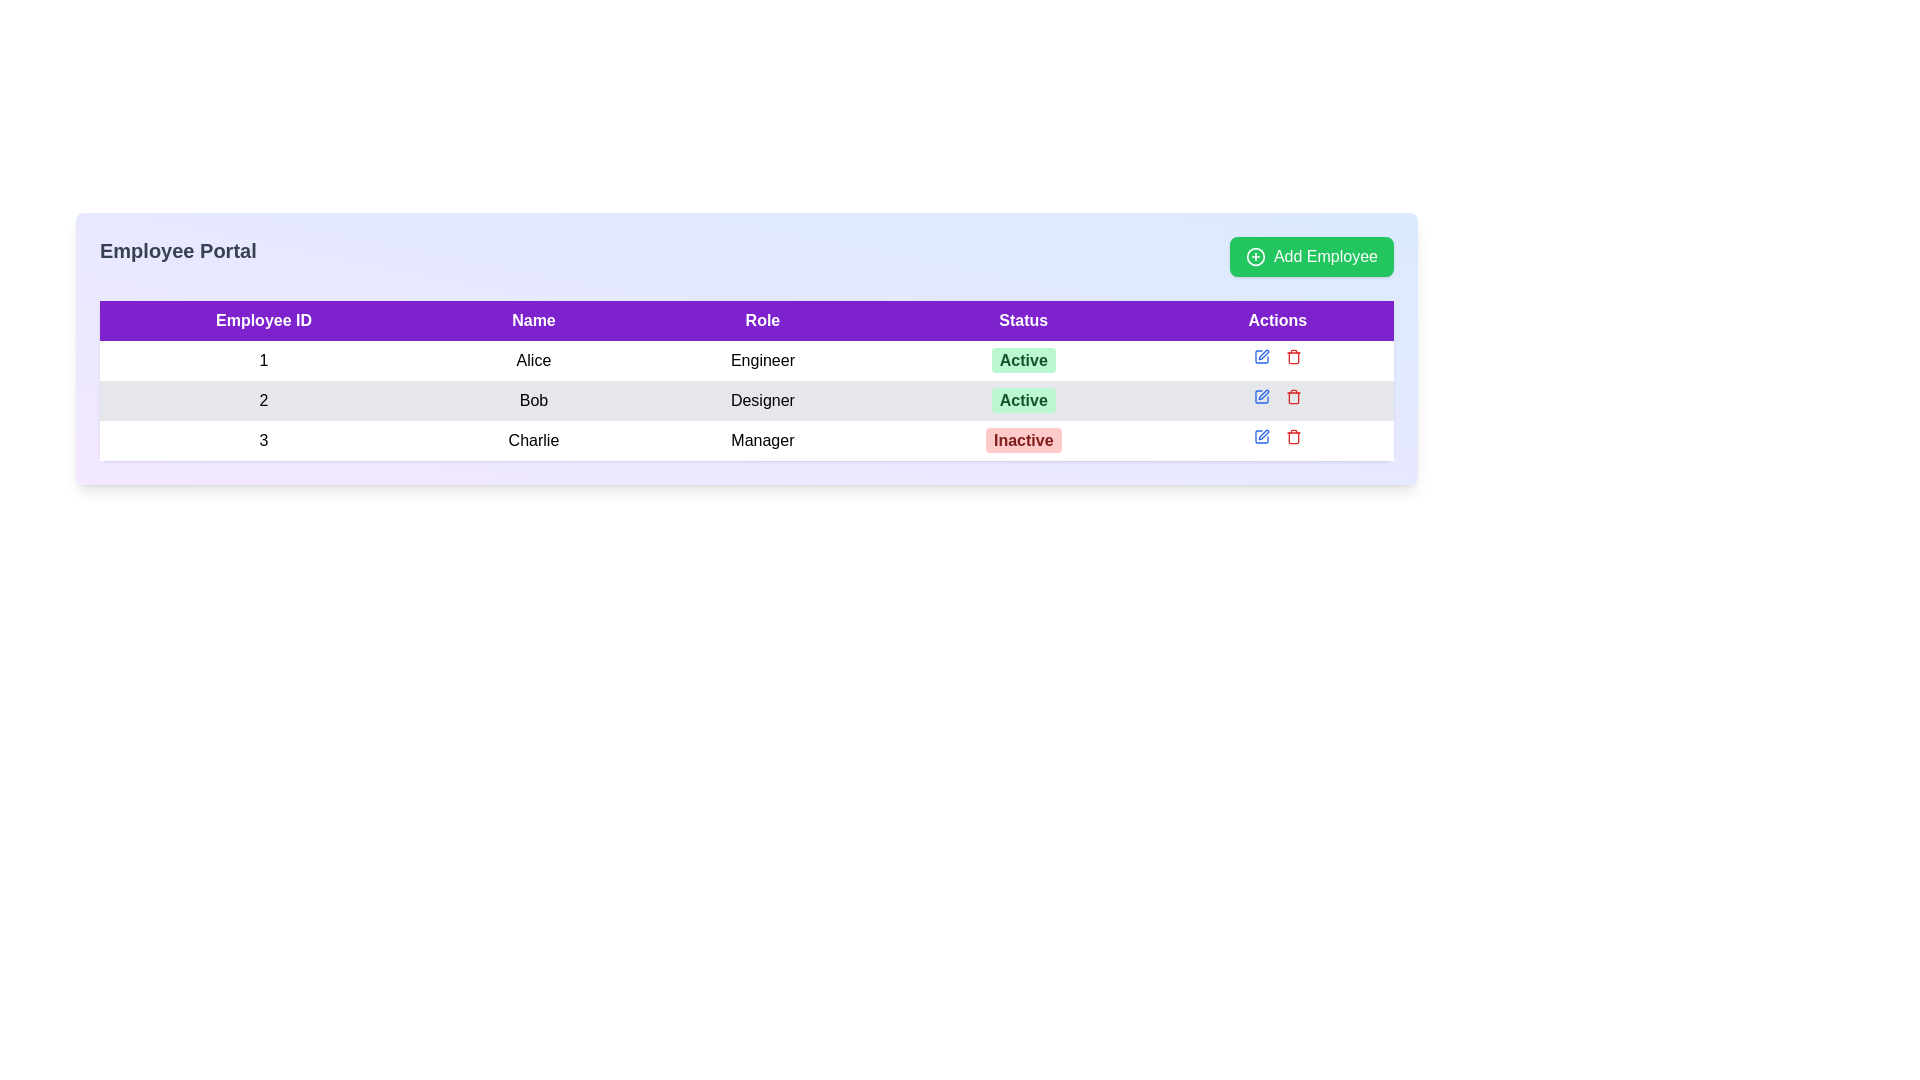 Image resolution: width=1920 pixels, height=1080 pixels. What do you see at coordinates (1293, 397) in the screenshot?
I see `the red trash can icon button located in the Actions column of the second row` at bounding box center [1293, 397].